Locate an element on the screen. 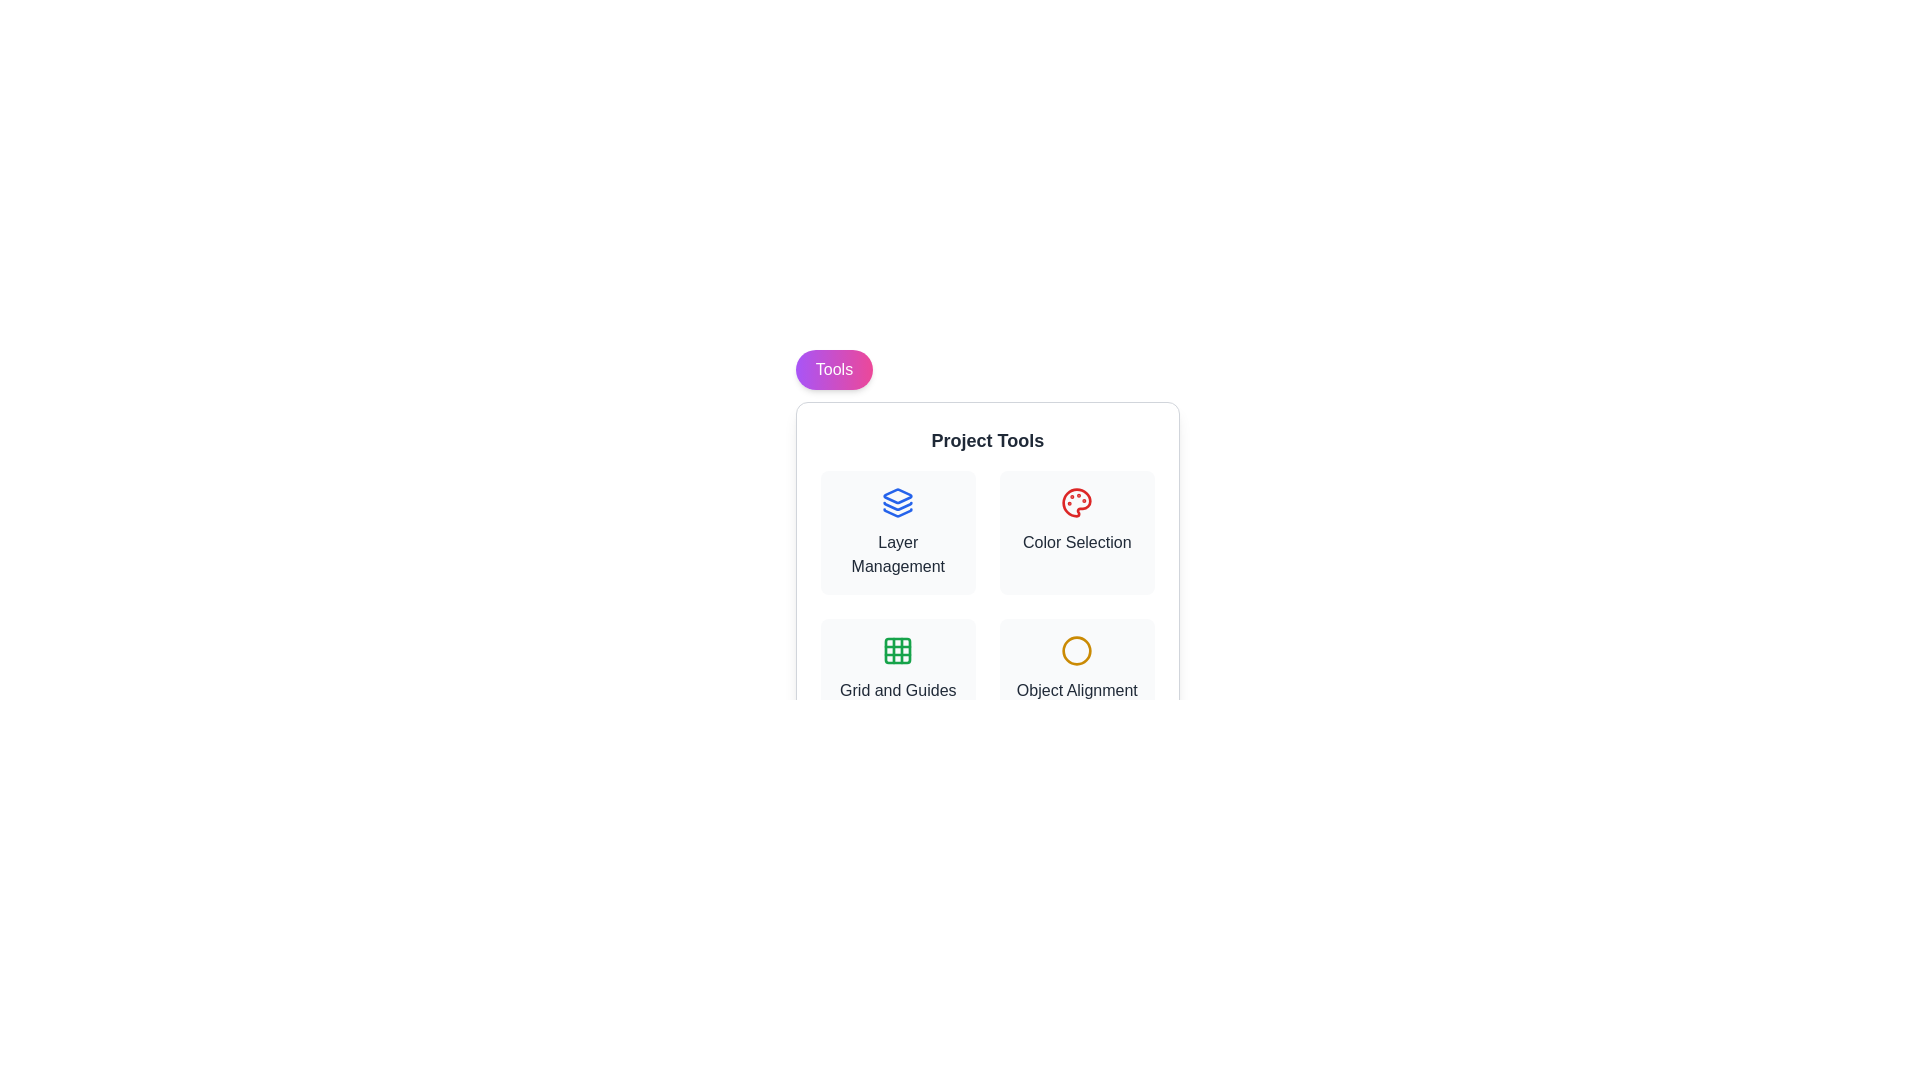  the 'Color Selection' button, which features a red painting palette icon and is located in the top-right cell of a grid layout is located at coordinates (1076, 531).